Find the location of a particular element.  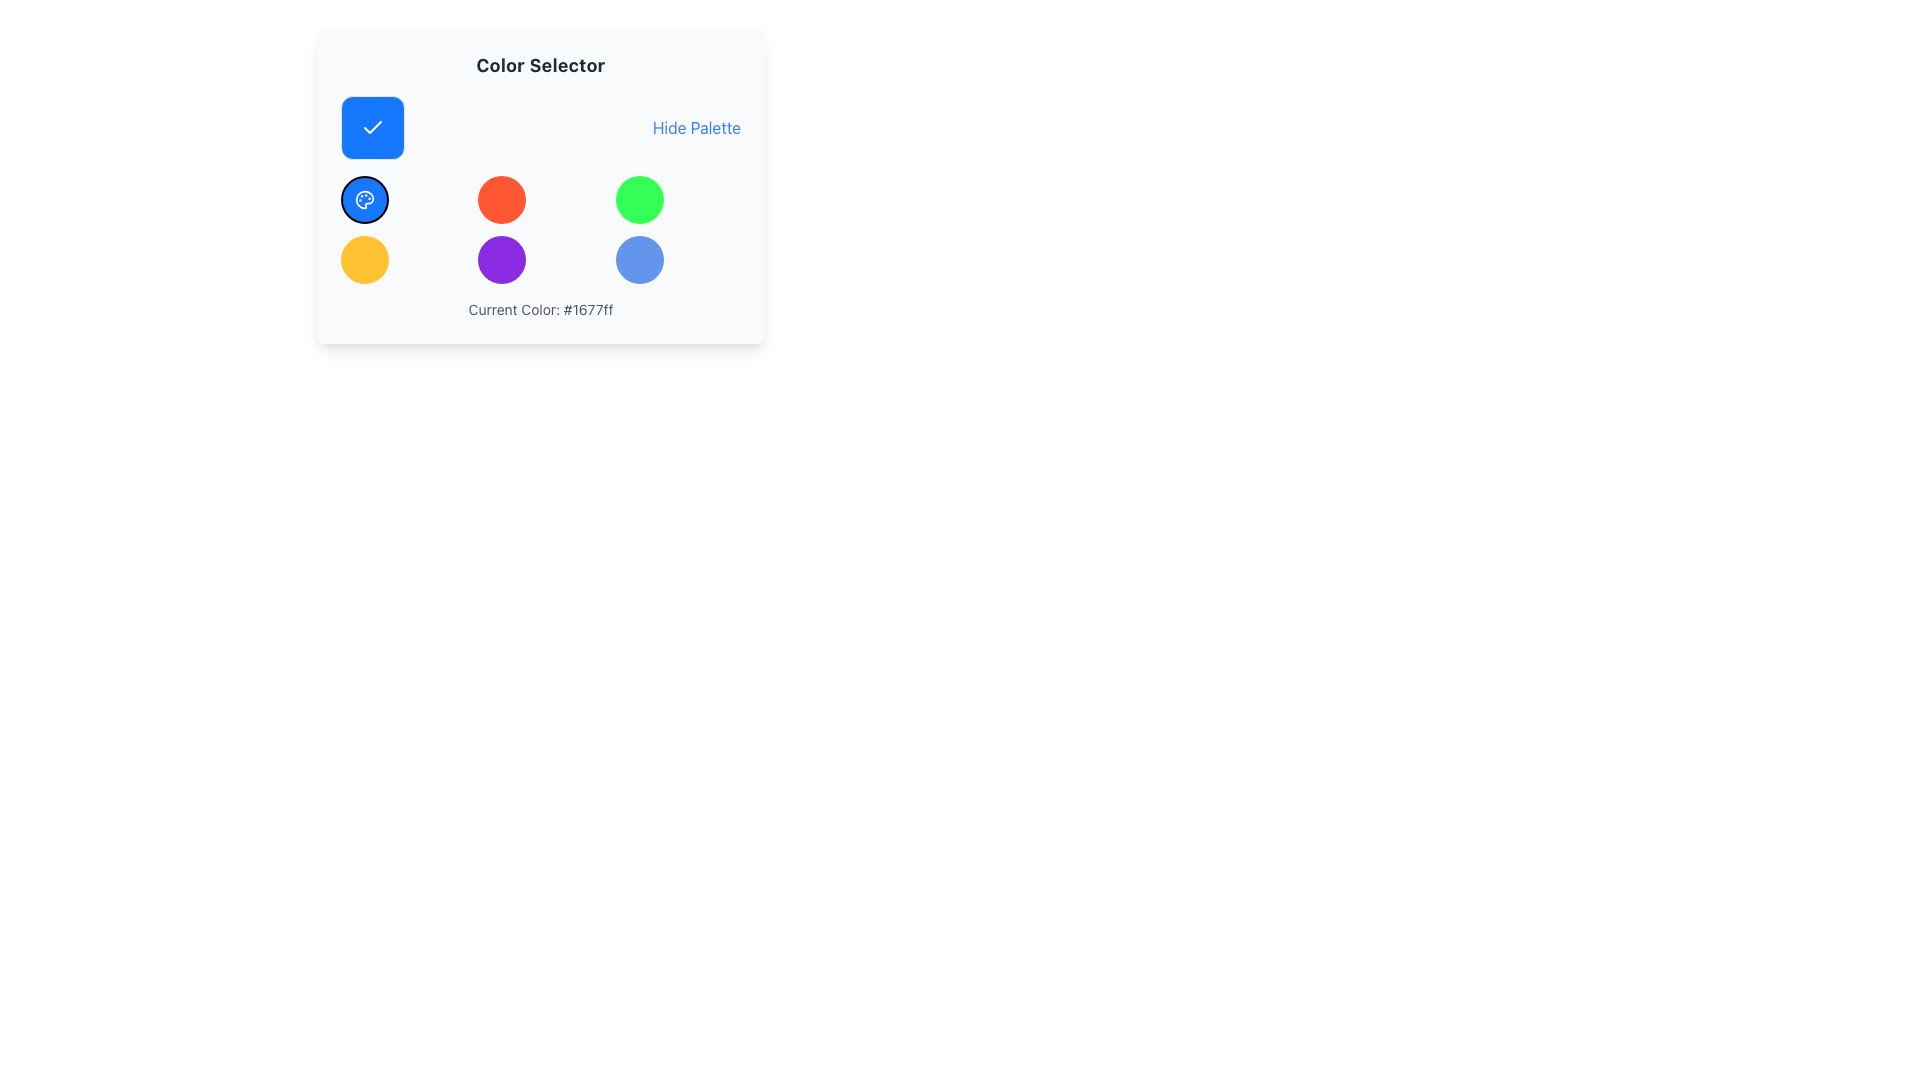

the Text Label that serves as a section title for the color selection panel, located at the top of the panel with a white background and rounded corners is located at coordinates (541, 64).